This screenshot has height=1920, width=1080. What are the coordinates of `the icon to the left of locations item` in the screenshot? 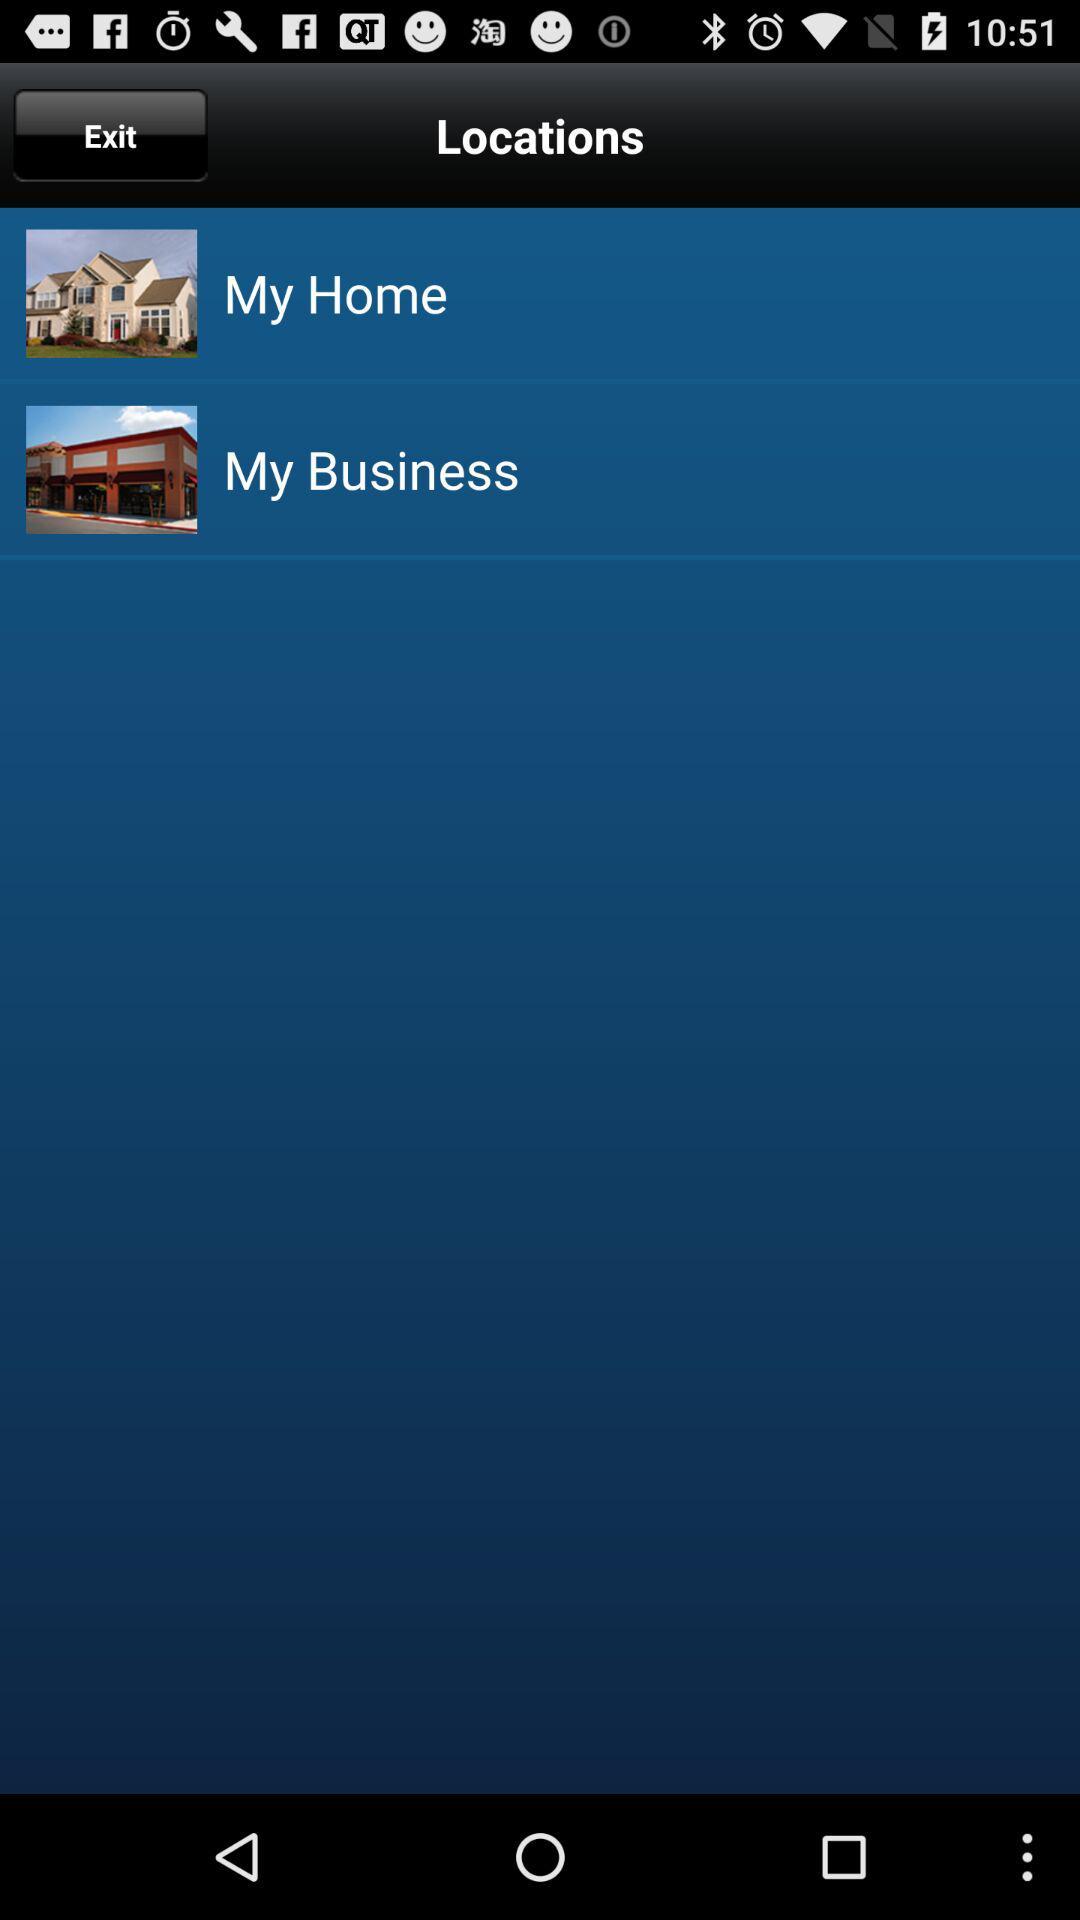 It's located at (110, 134).